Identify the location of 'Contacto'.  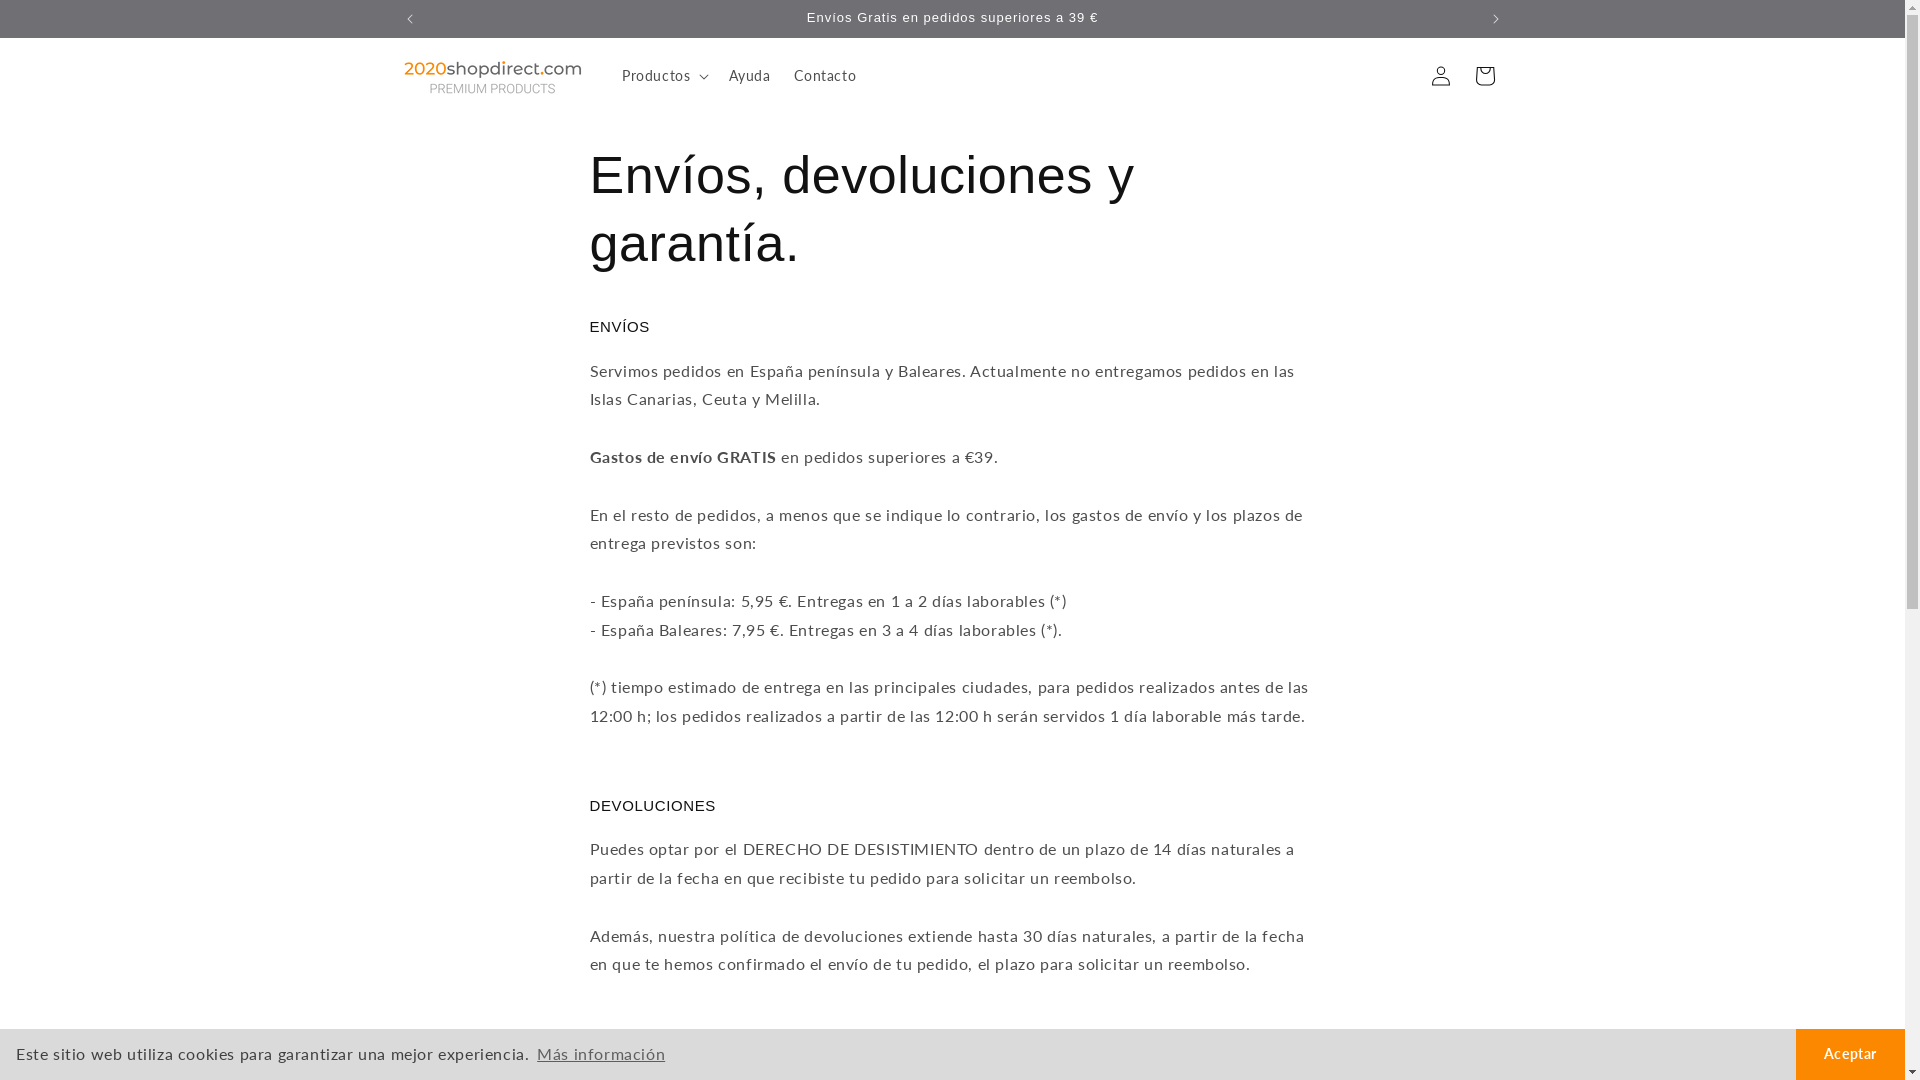
(825, 75).